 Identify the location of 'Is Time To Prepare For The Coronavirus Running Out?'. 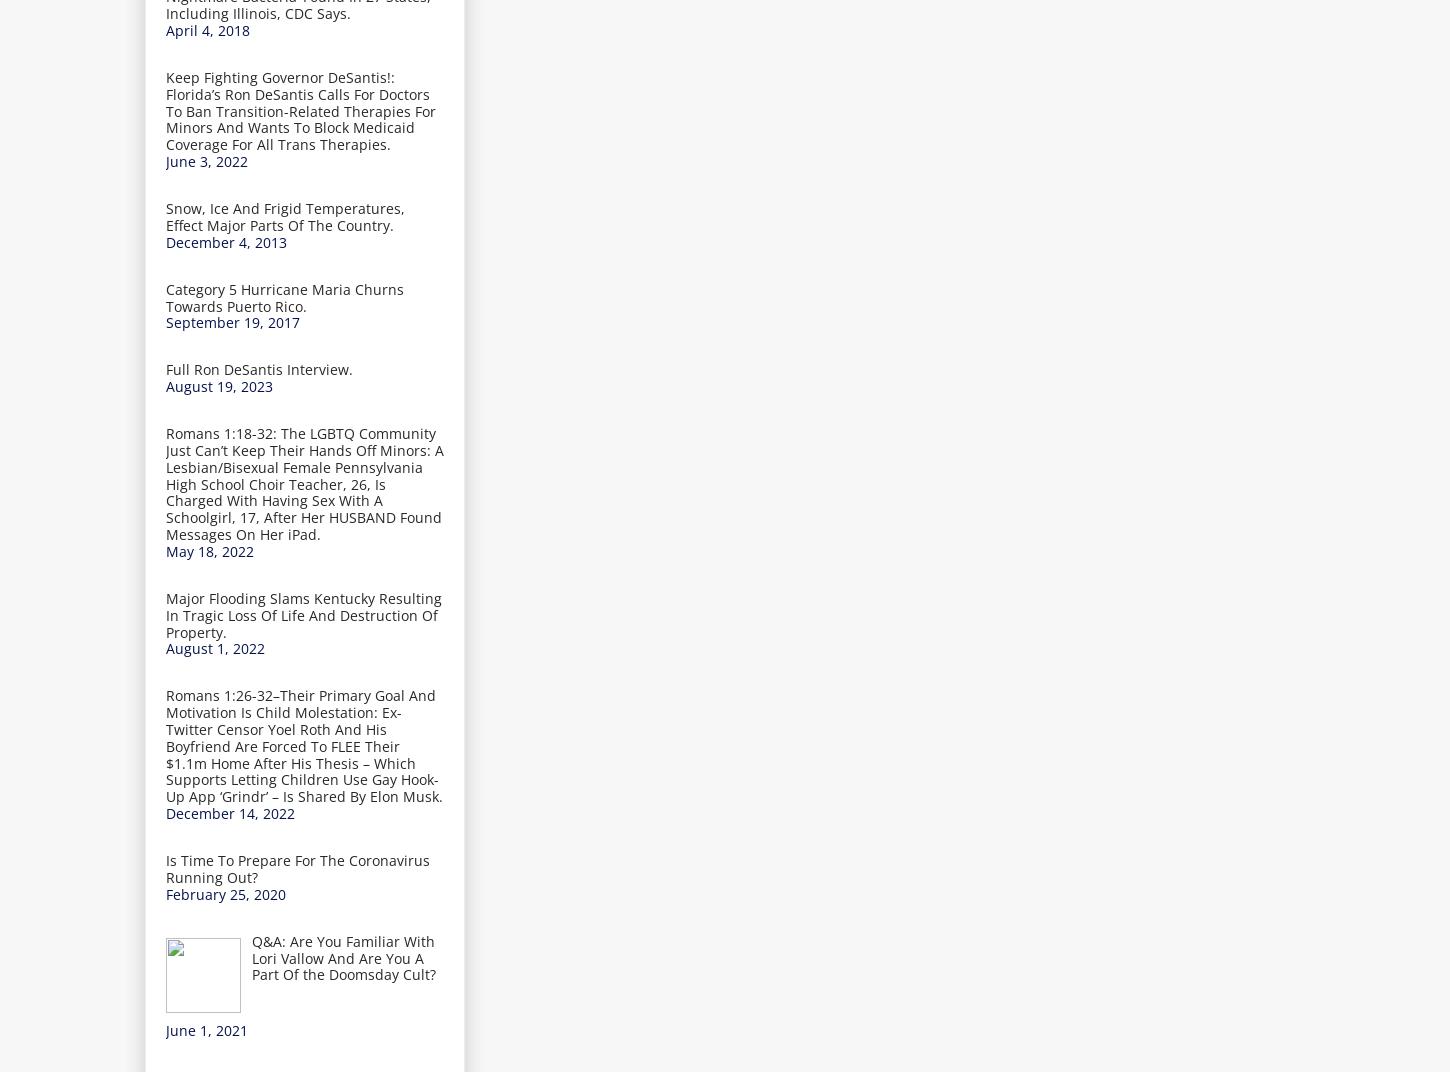
(297, 867).